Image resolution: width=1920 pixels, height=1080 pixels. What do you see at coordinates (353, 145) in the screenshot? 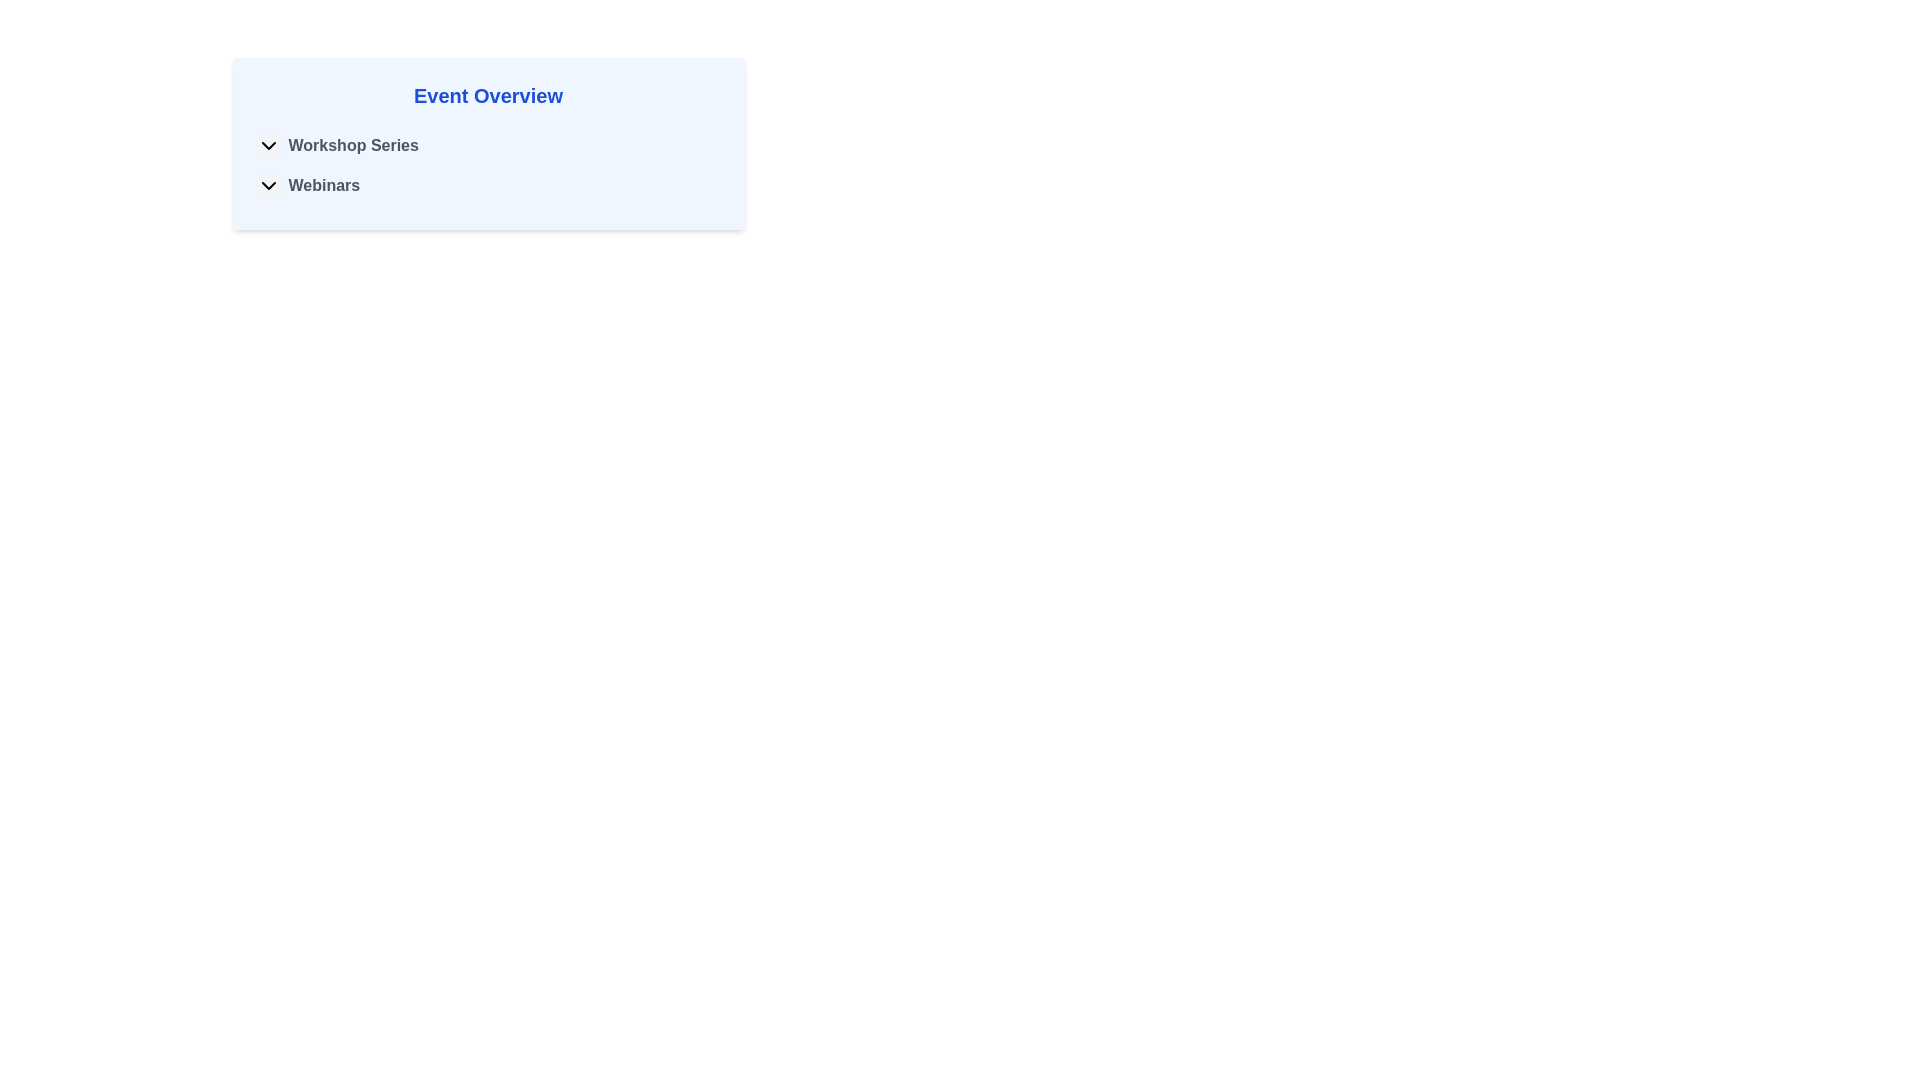
I see `the text label that describes the 'Workshop Series' section, which is located under the 'Event Overview' header and is the first item in the list` at bounding box center [353, 145].